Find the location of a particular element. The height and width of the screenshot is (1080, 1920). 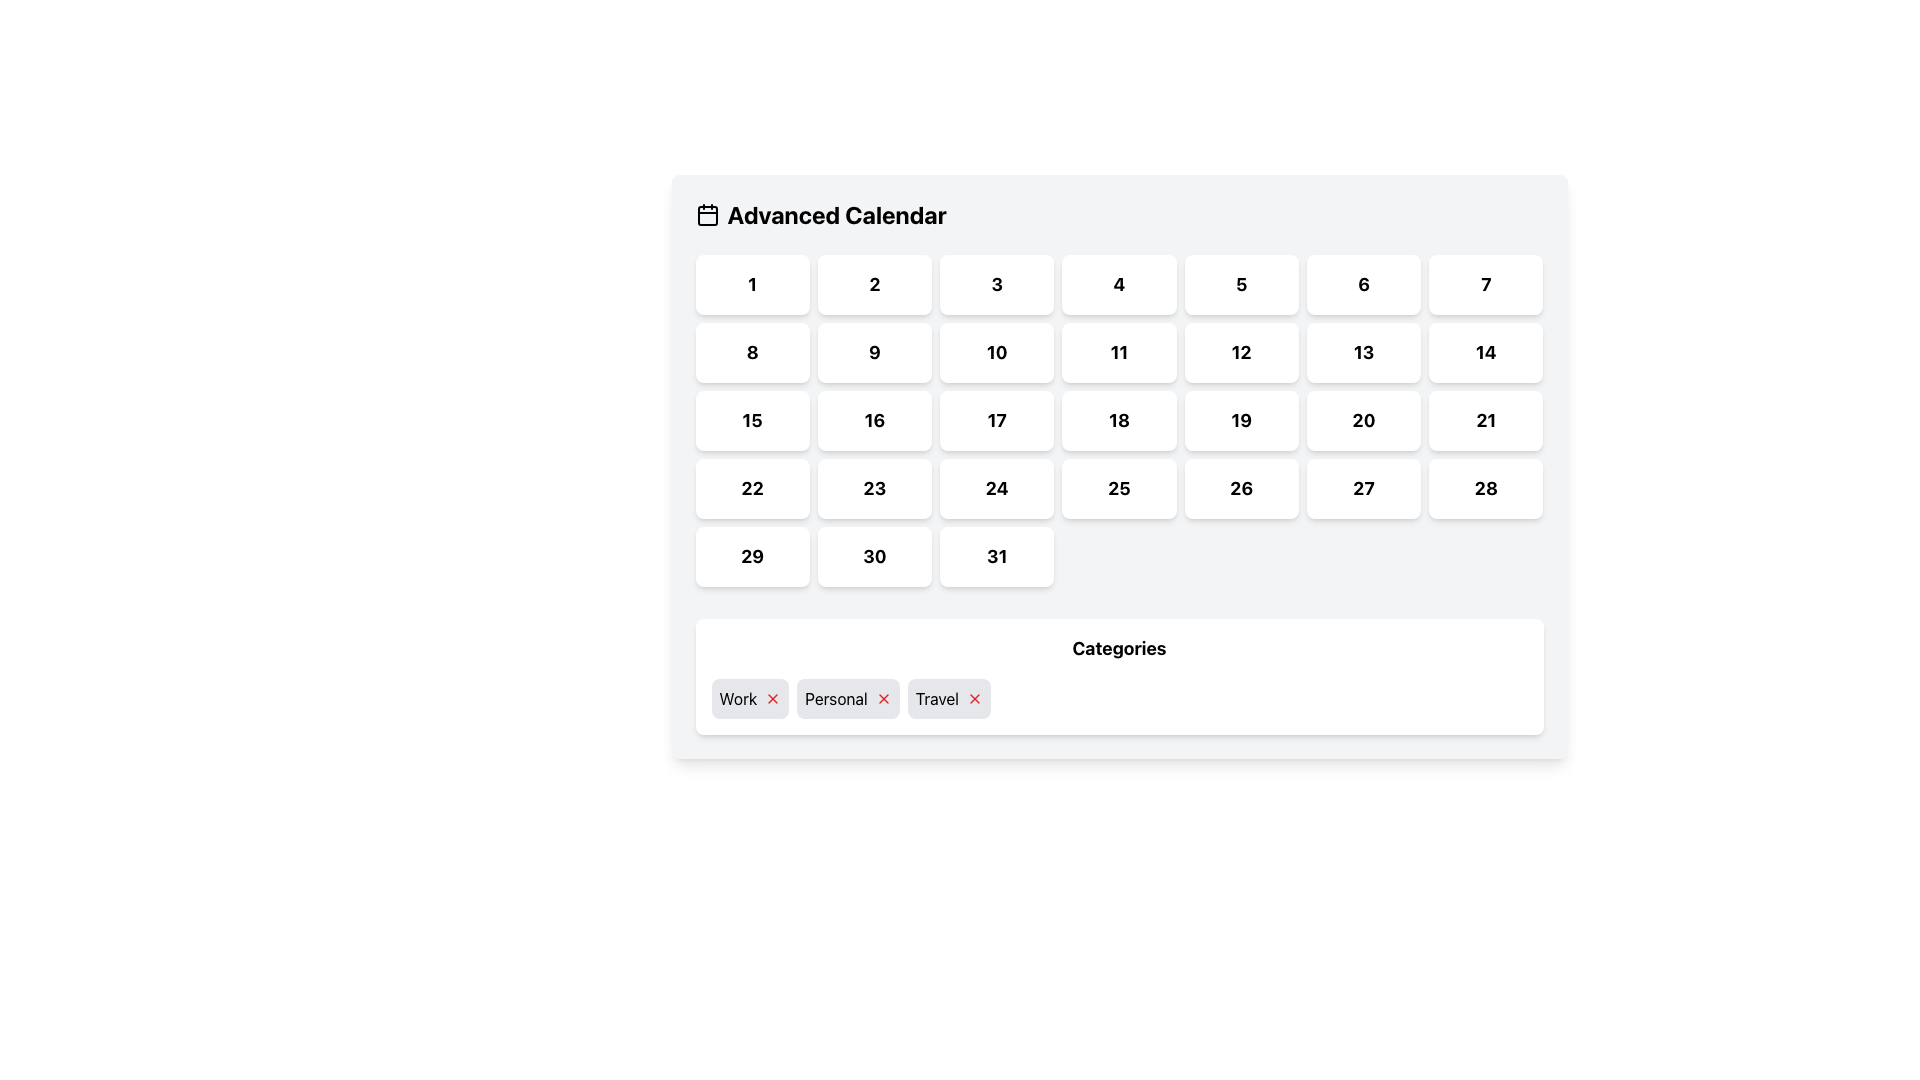

the bold styled numeric button displaying the number '5' located in the second row and fifth column of the grid is located at coordinates (1240, 284).